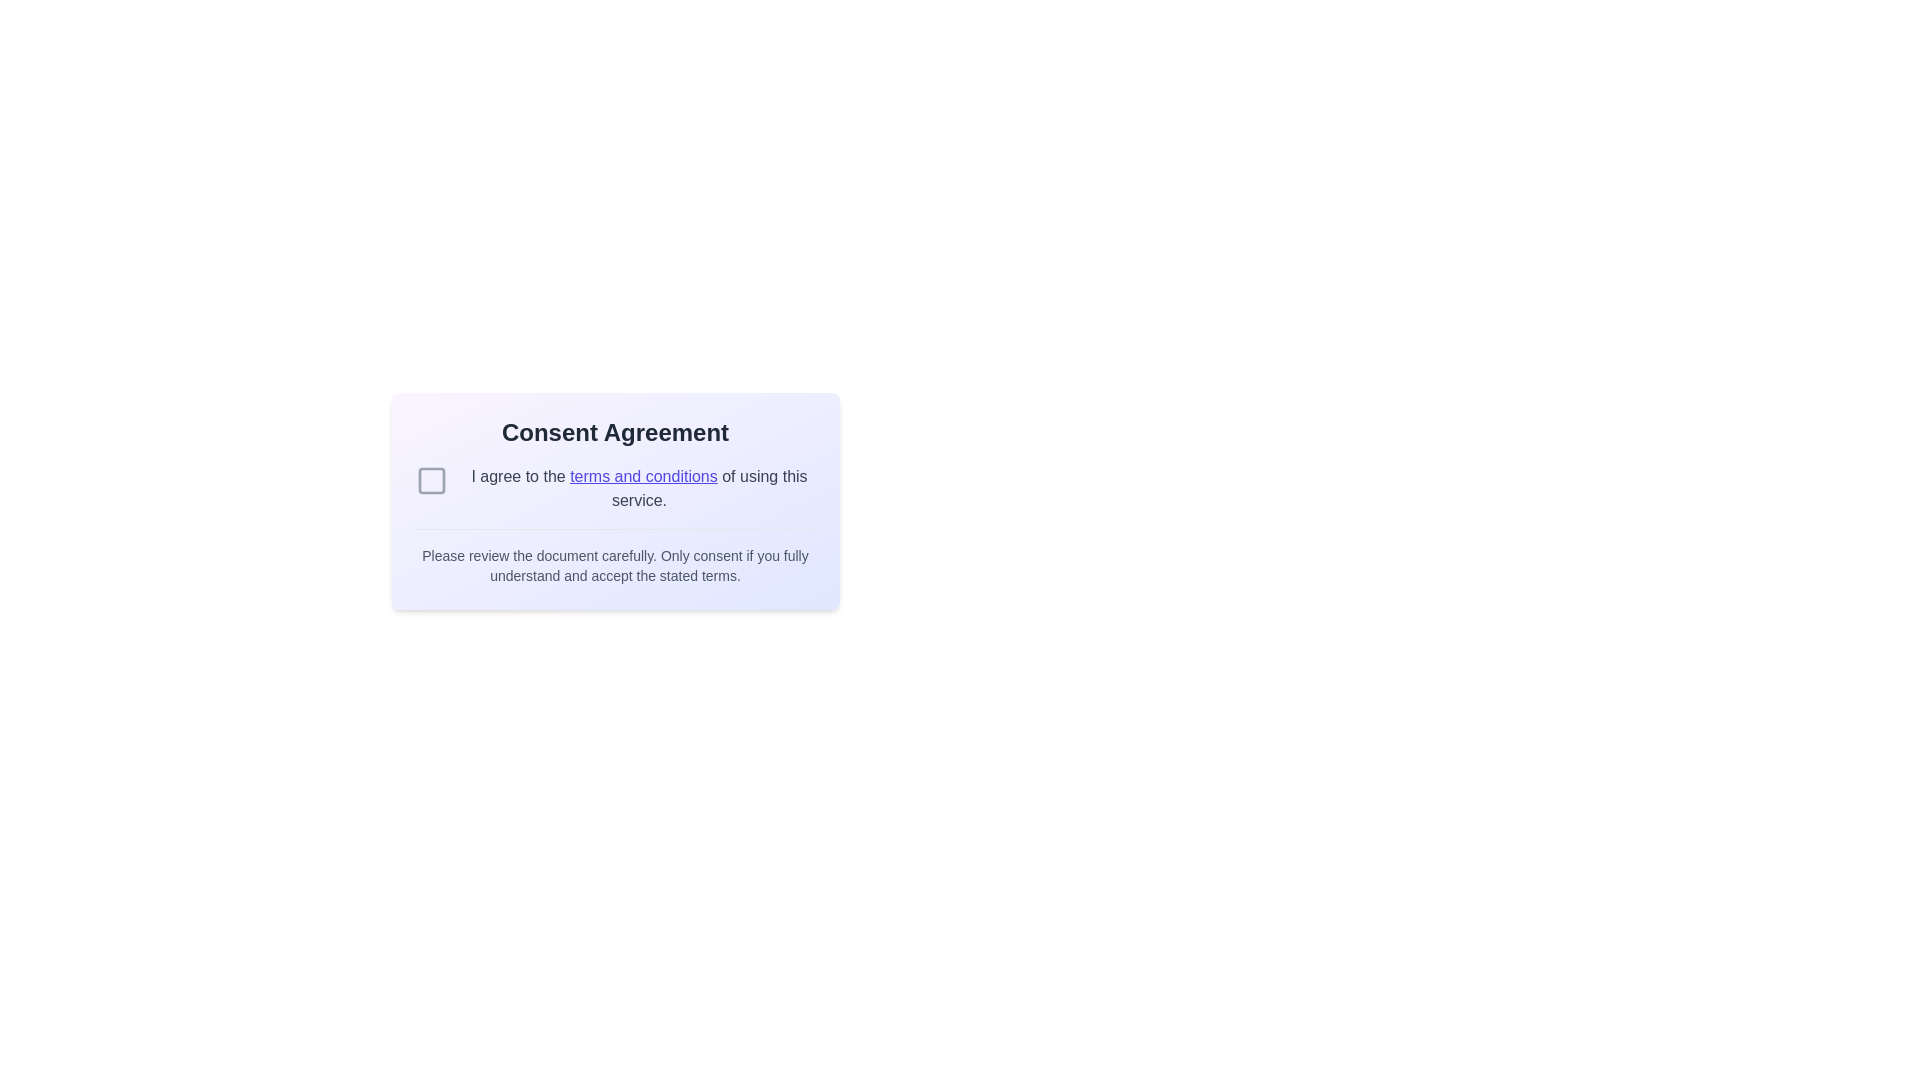 This screenshot has height=1080, width=1920. Describe the element at coordinates (430, 481) in the screenshot. I see `the interactive checkbox located to the left of the text 'I agree to the terms and conditions of using this service.'` at that location.